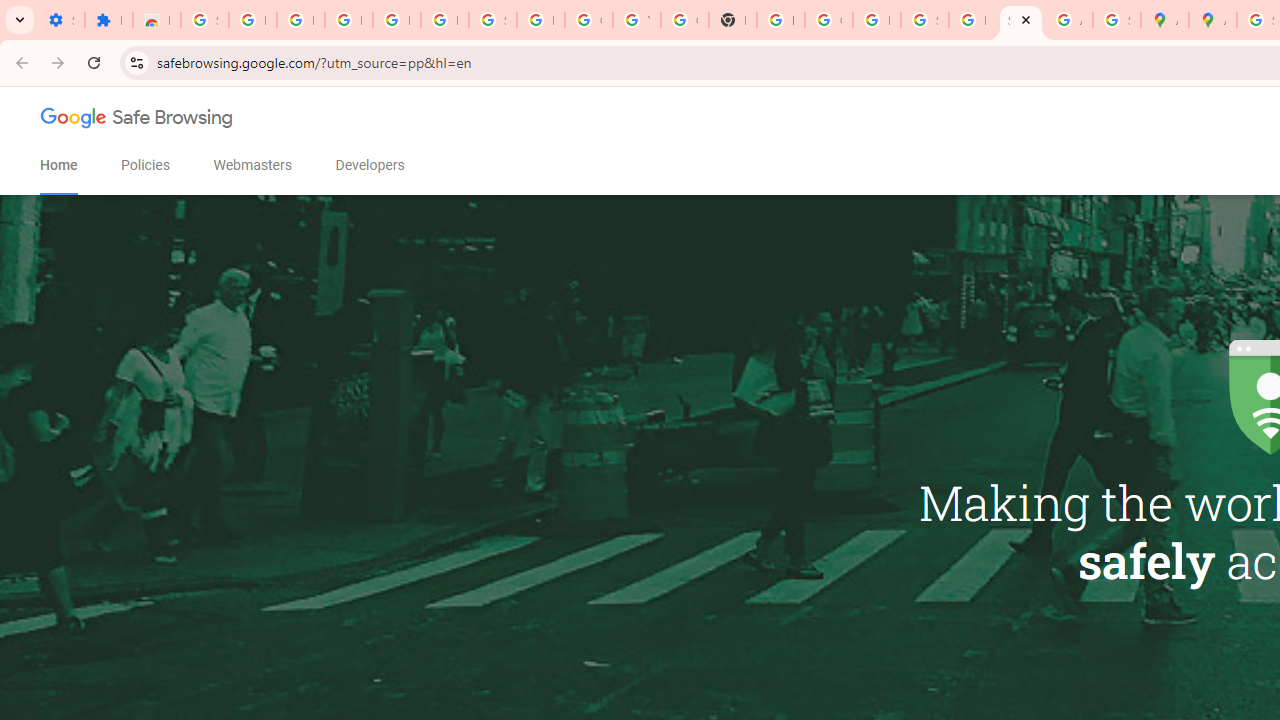  What do you see at coordinates (204, 20) in the screenshot?
I see `'Sign in - Google Accounts'` at bounding box center [204, 20].